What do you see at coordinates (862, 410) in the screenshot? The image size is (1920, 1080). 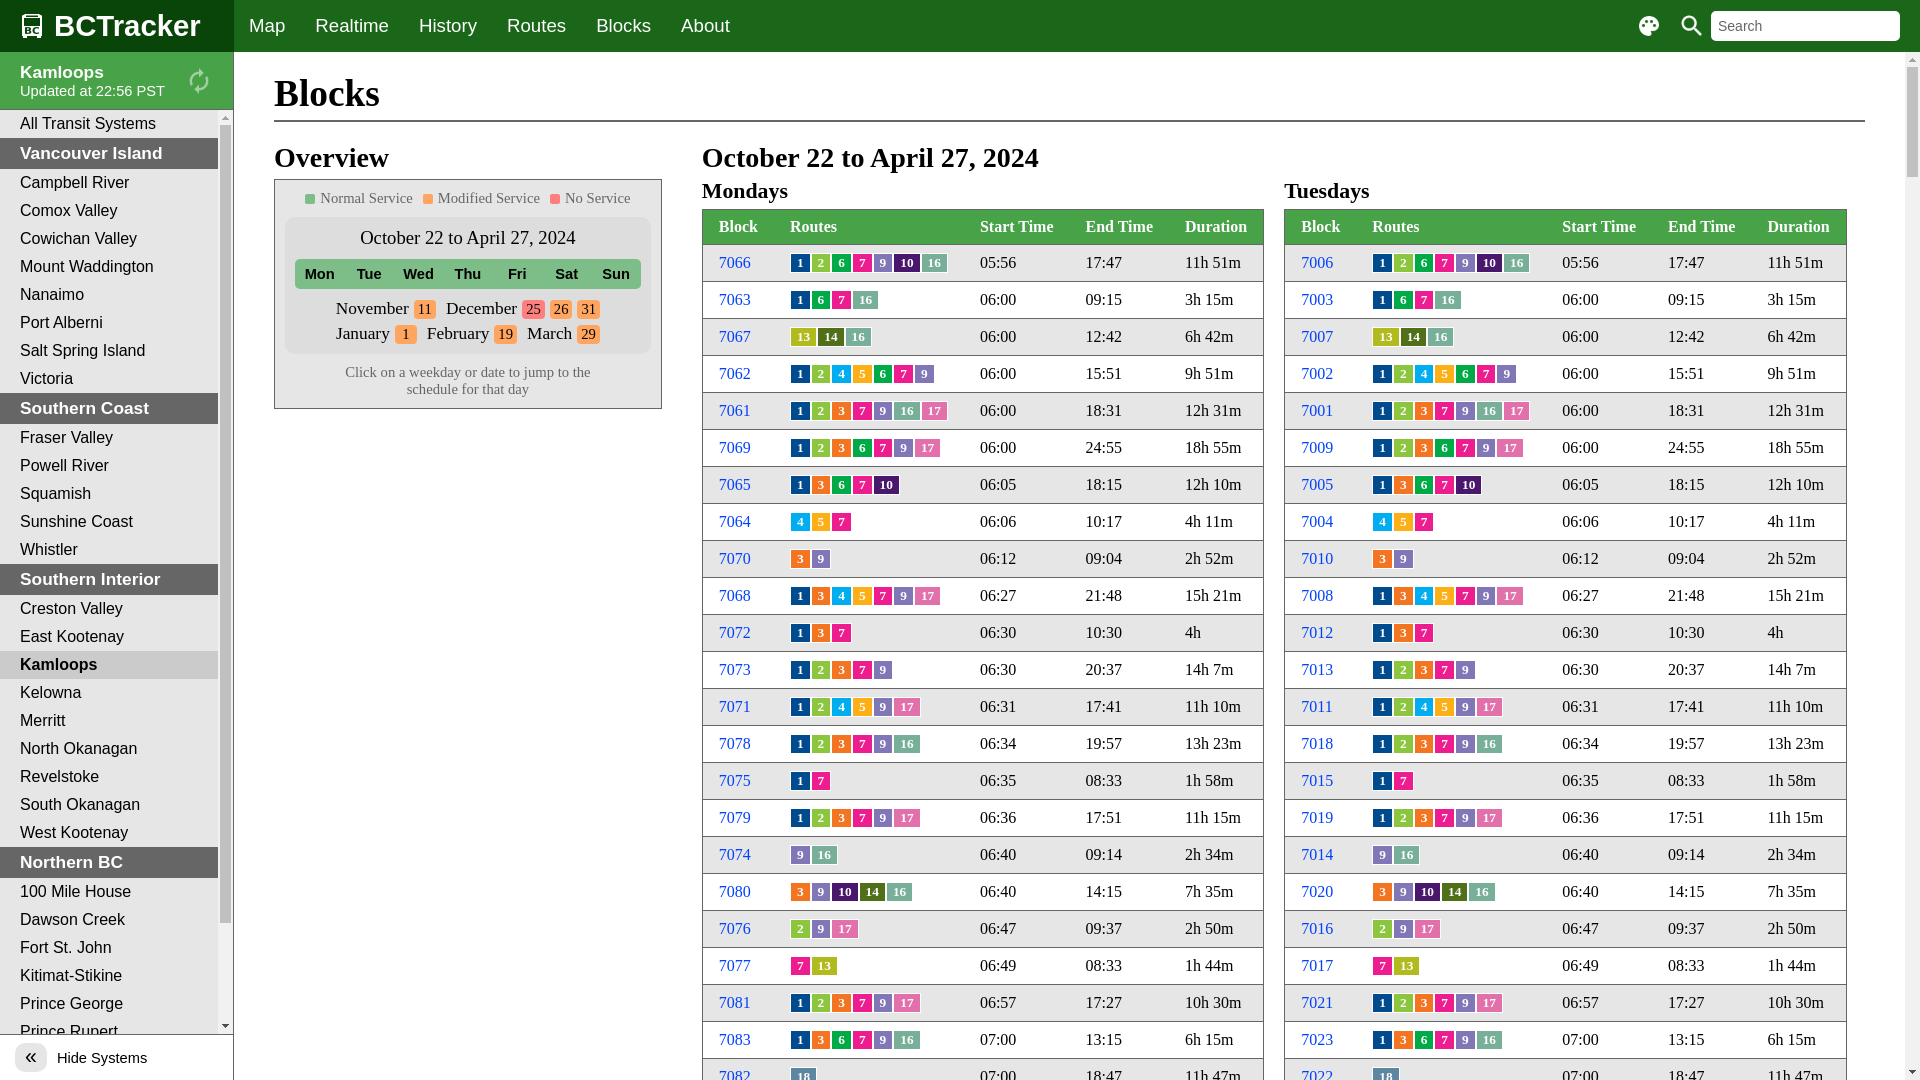 I see `'7'` at bounding box center [862, 410].